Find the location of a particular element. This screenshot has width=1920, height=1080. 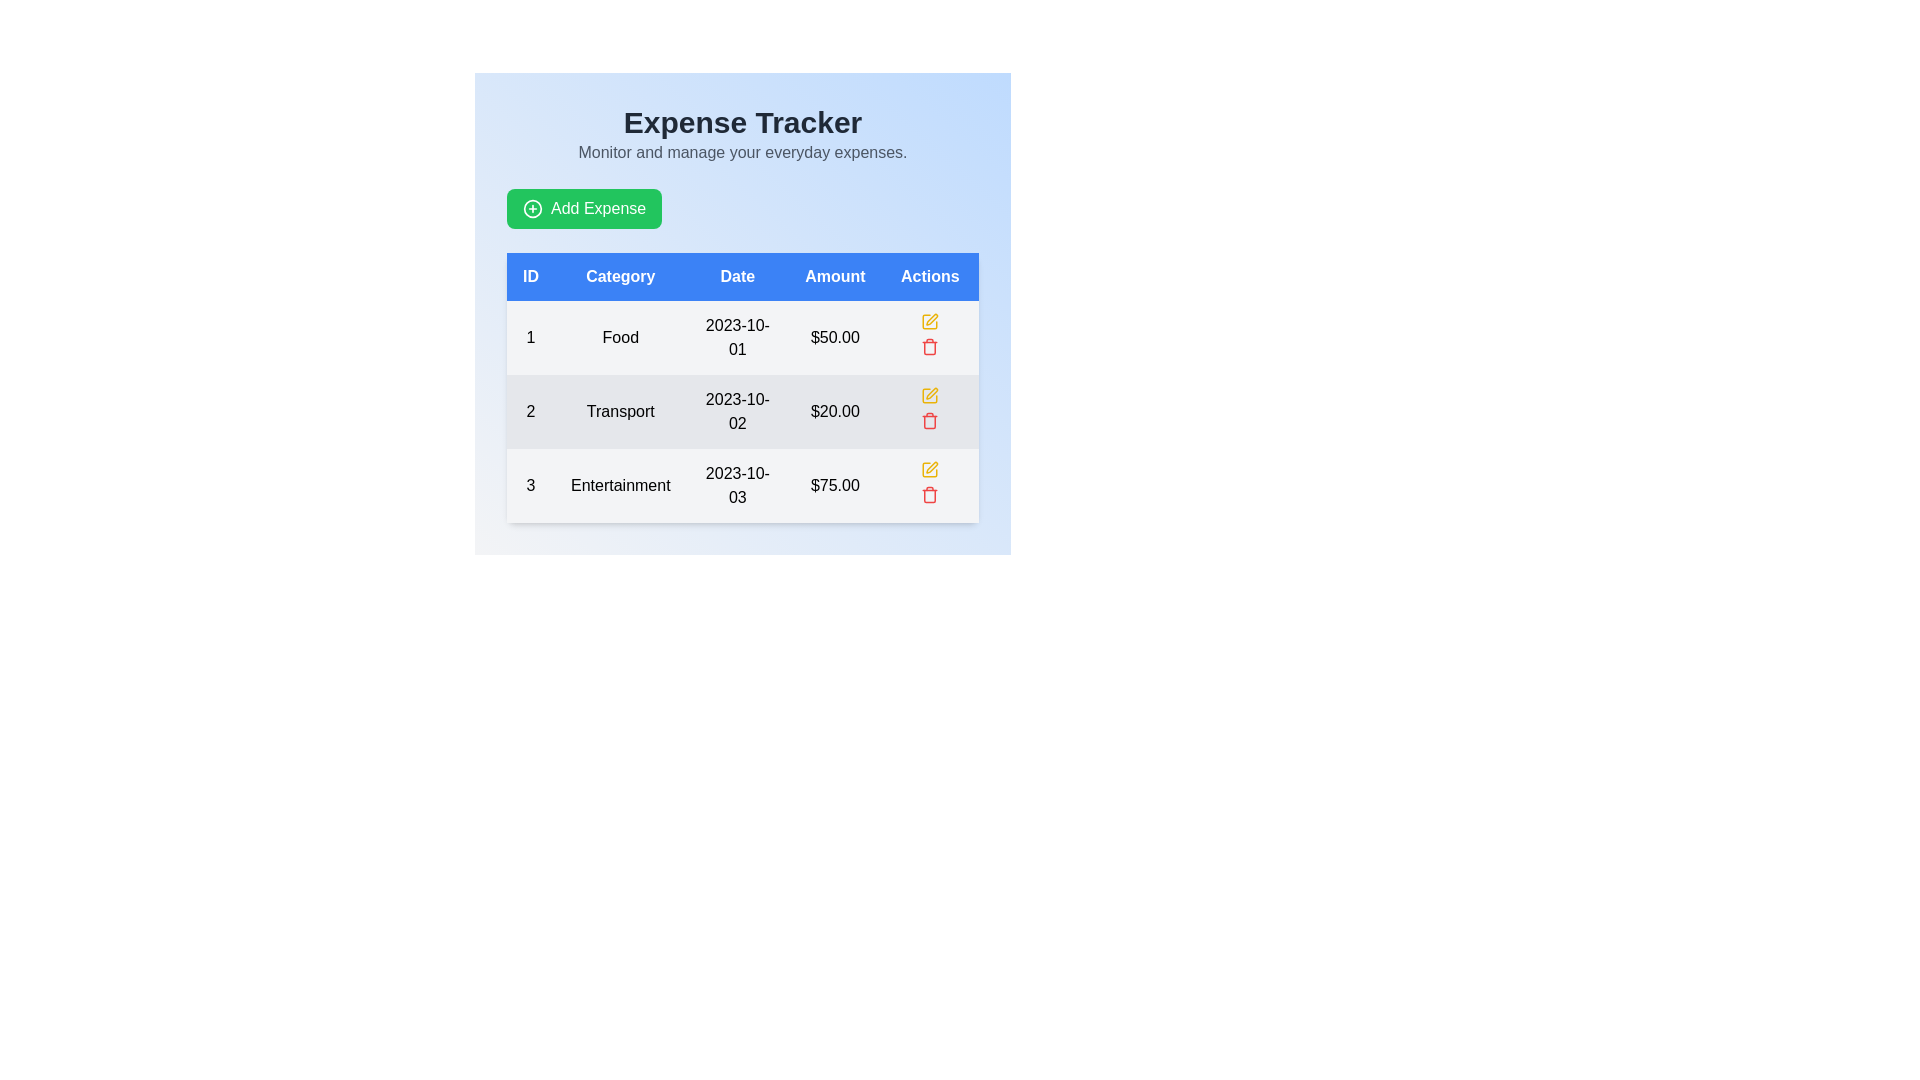

the pen-shaped icon in the 'Actions' column of the third row of the table is located at coordinates (931, 467).